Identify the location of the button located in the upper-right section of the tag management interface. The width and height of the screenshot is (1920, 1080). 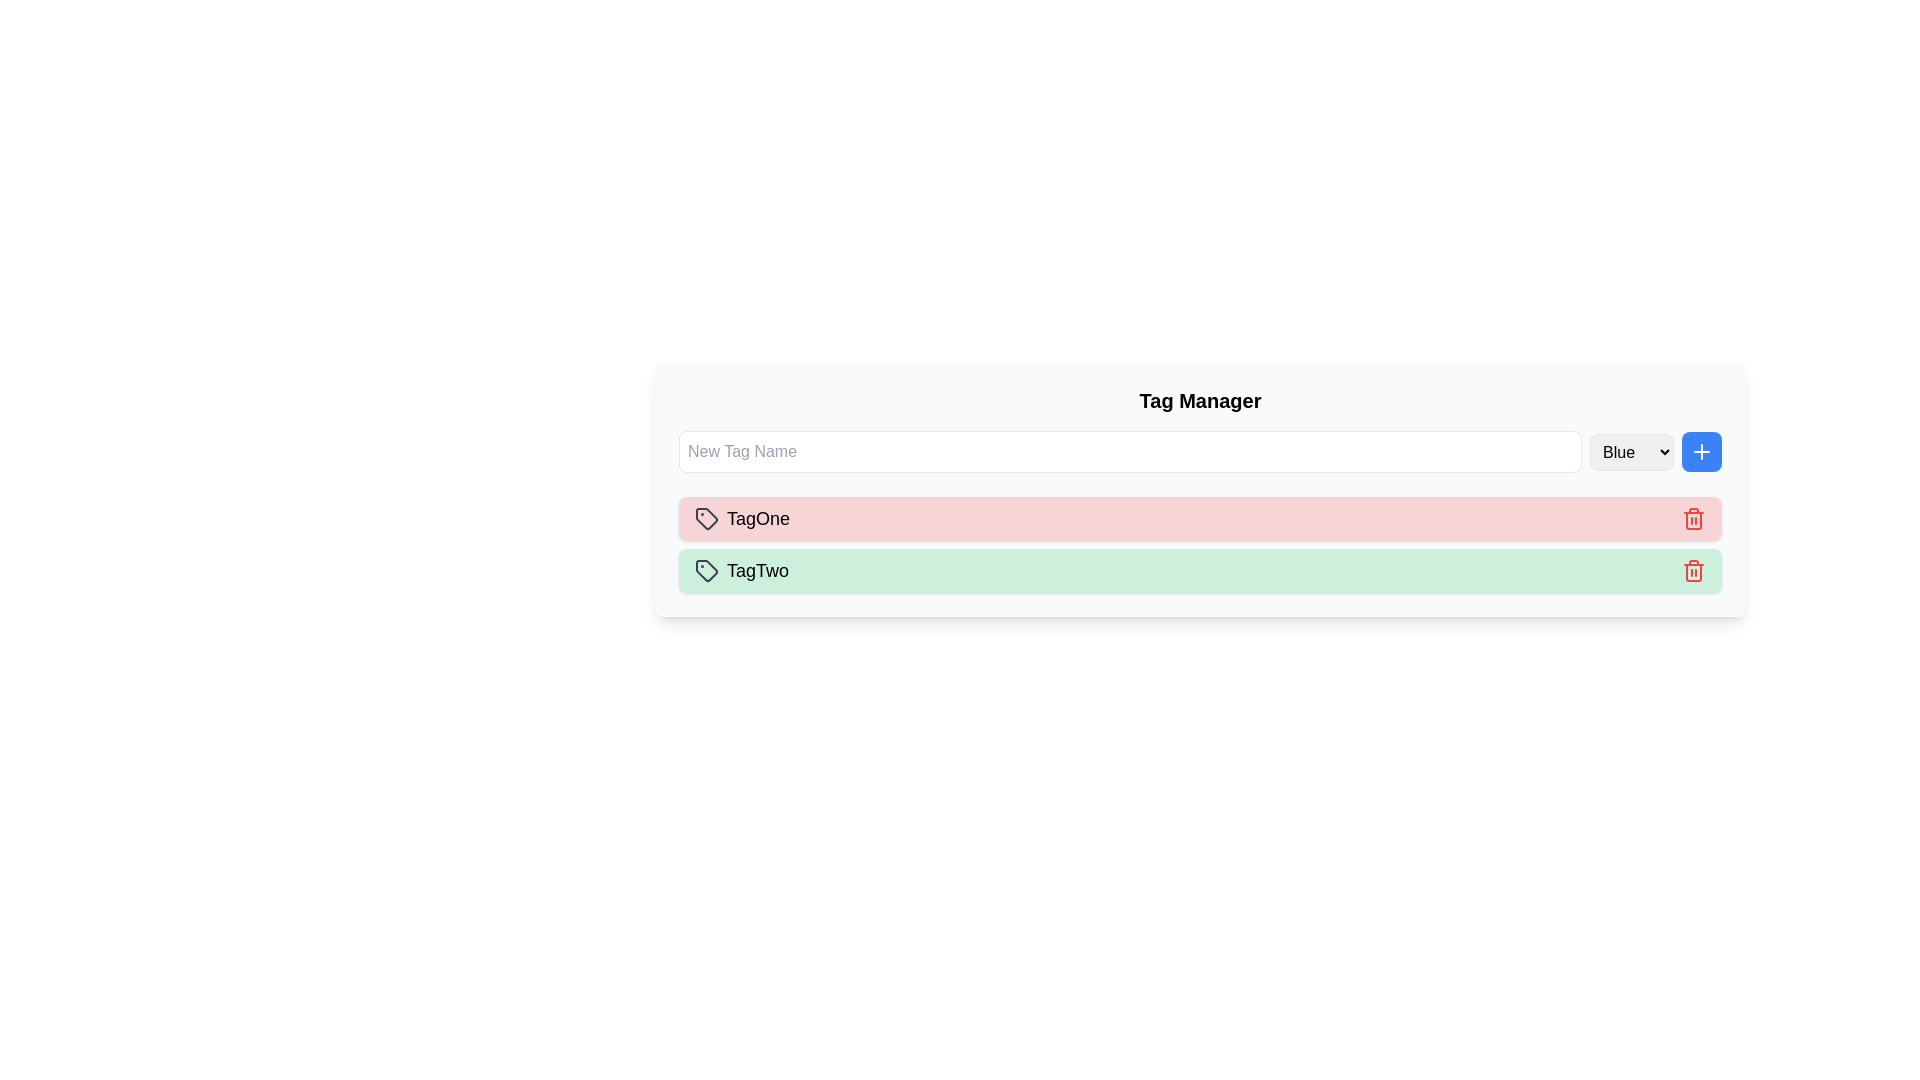
(1701, 451).